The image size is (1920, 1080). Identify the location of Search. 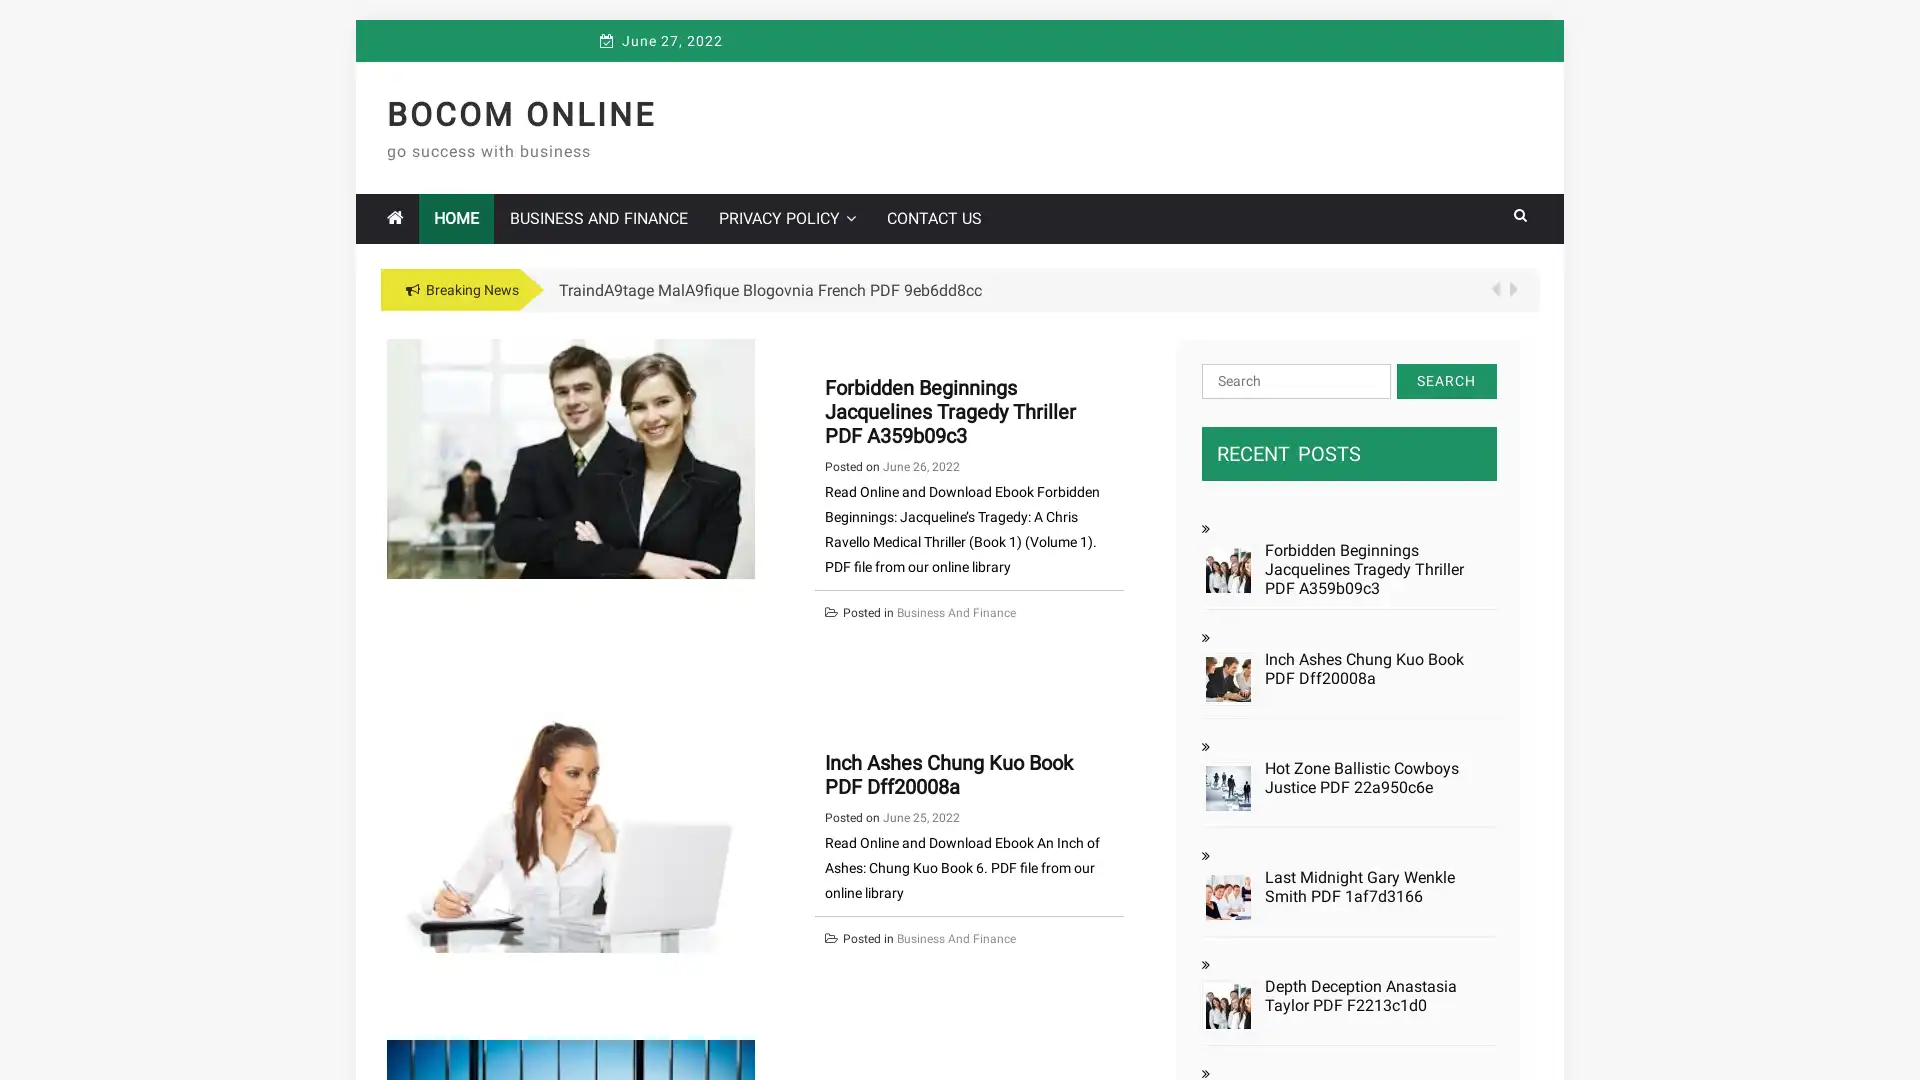
(1445, 380).